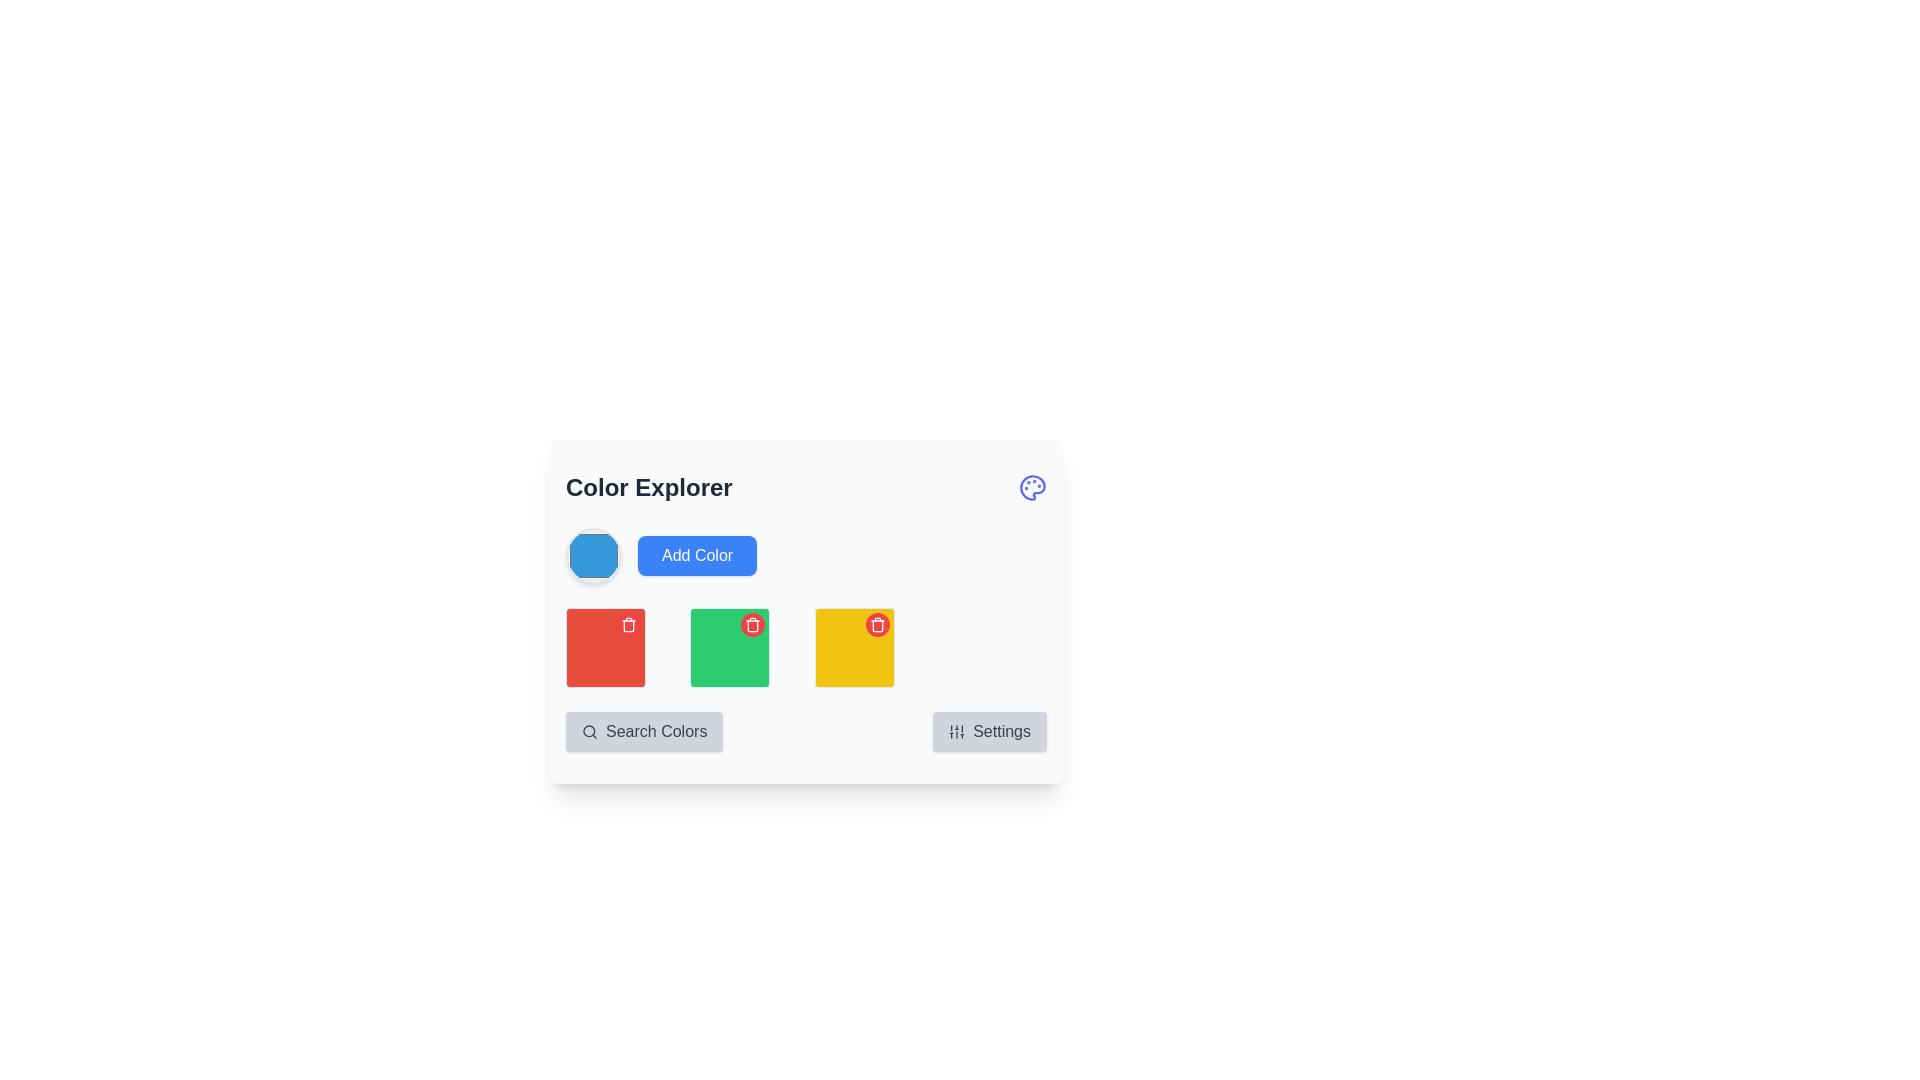  What do you see at coordinates (588, 731) in the screenshot?
I see `the decorative circle of the magnifying glass icon that represents the 'search' action, which is part of the 'Search Colors' button` at bounding box center [588, 731].